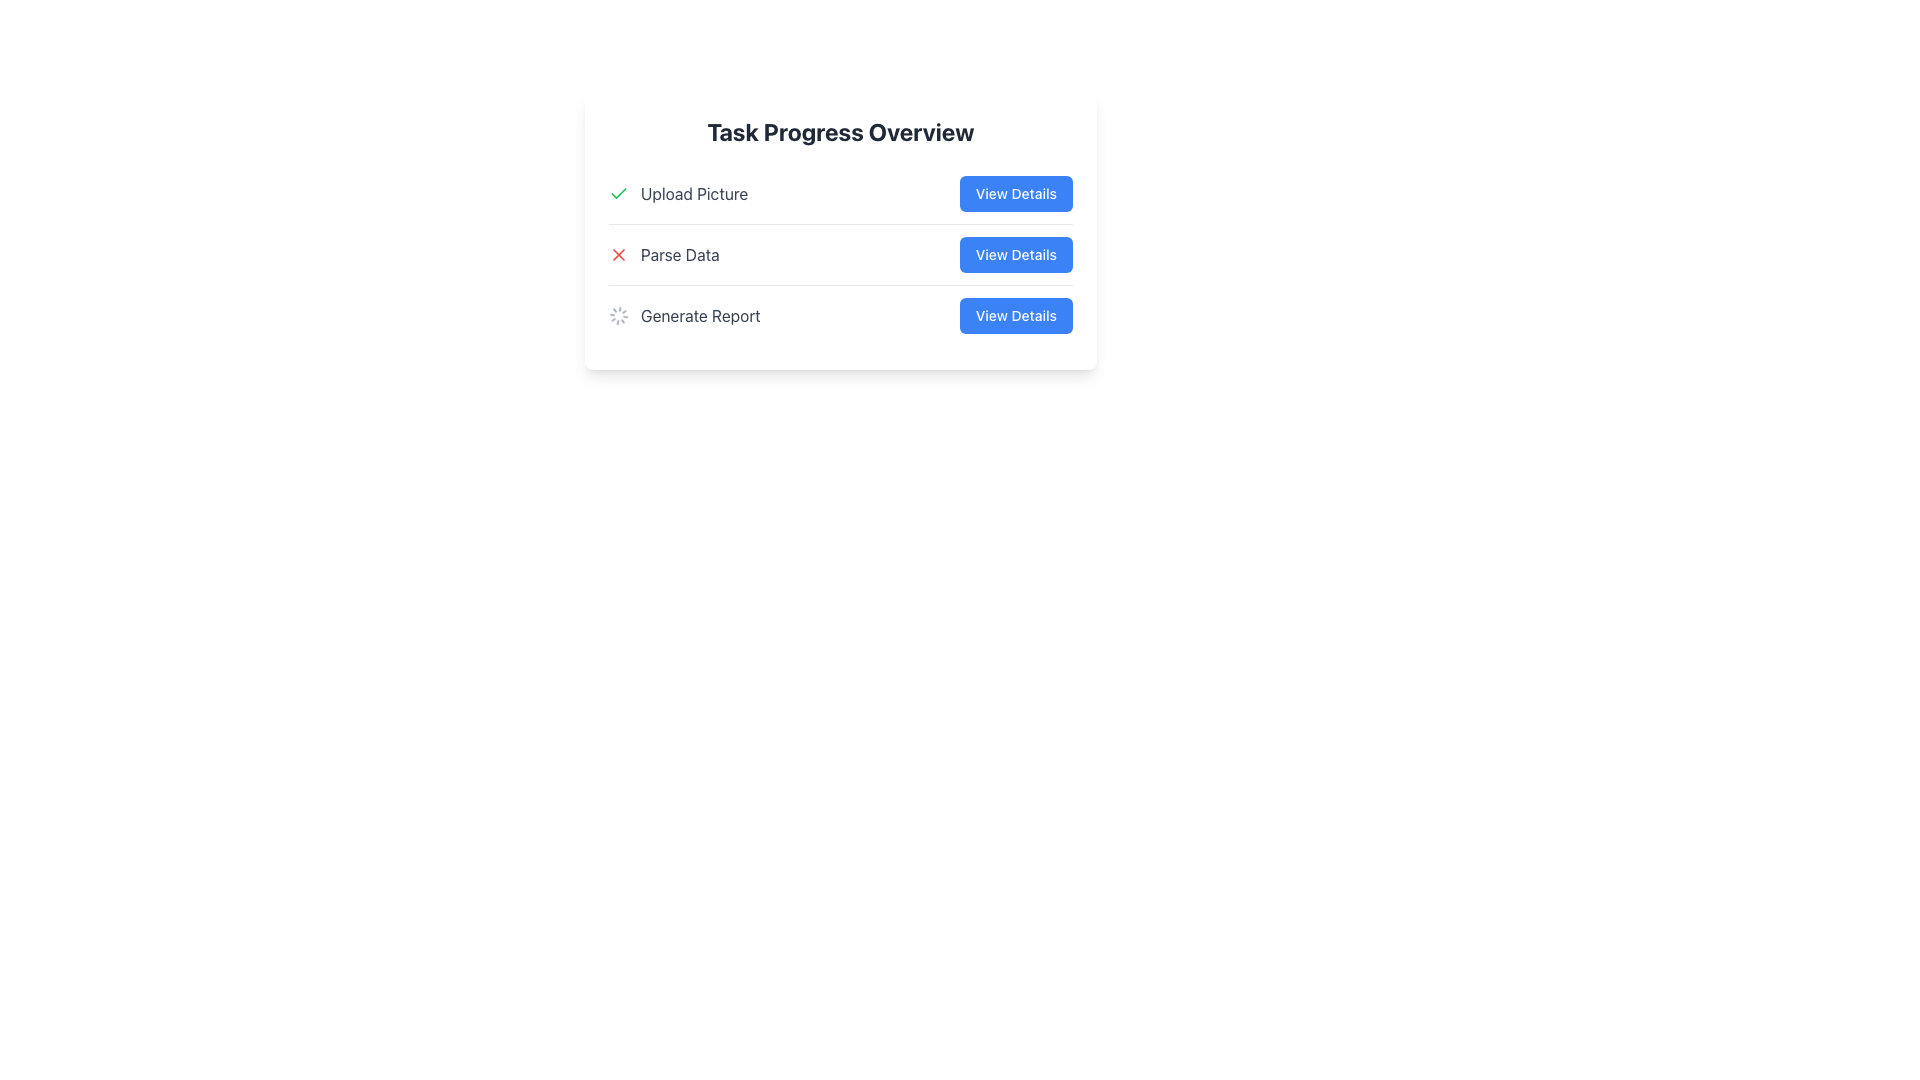 The width and height of the screenshot is (1920, 1080). I want to click on the Label with a red 'X' icon and the text 'Parse Data', which is the second item in the Task Progress Overview section, positioned between 'Upload Picture' and 'Generate Report', so click(664, 253).